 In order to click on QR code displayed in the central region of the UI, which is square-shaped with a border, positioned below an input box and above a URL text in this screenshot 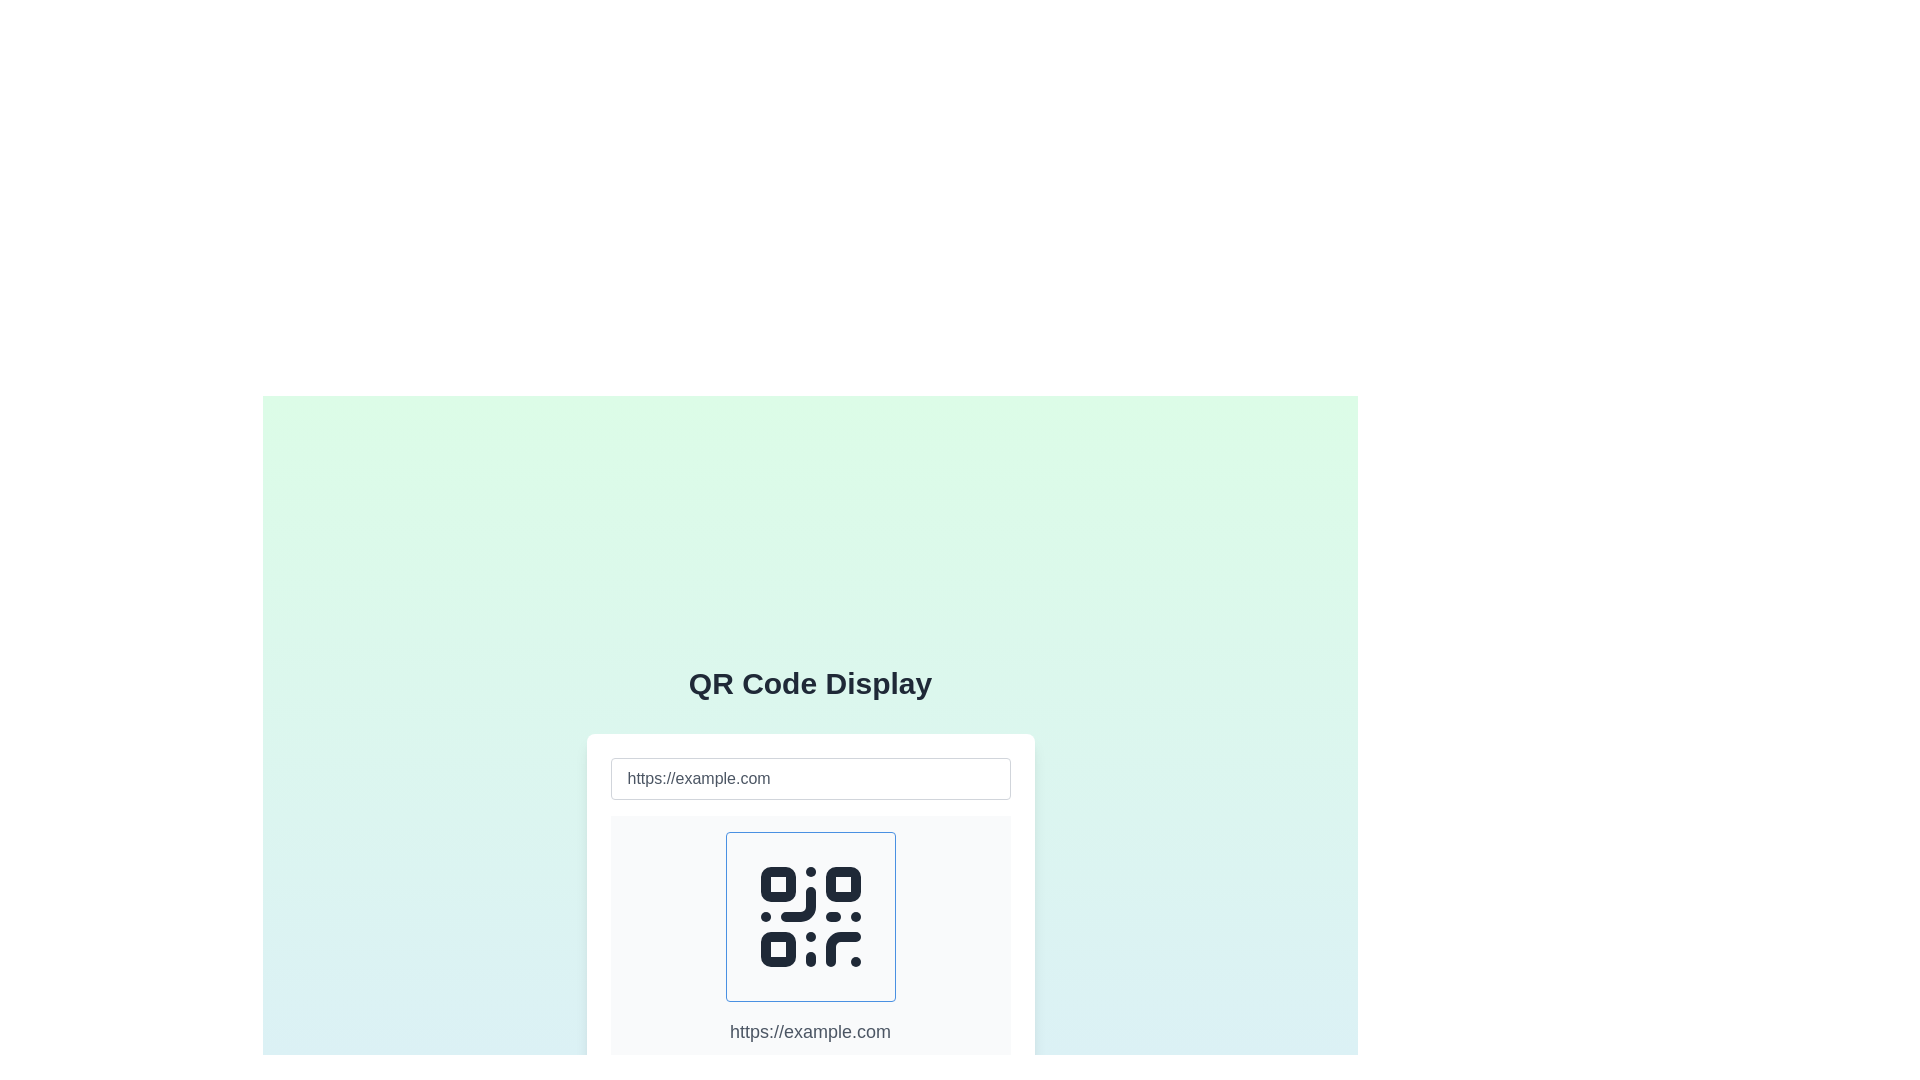, I will do `click(810, 917)`.